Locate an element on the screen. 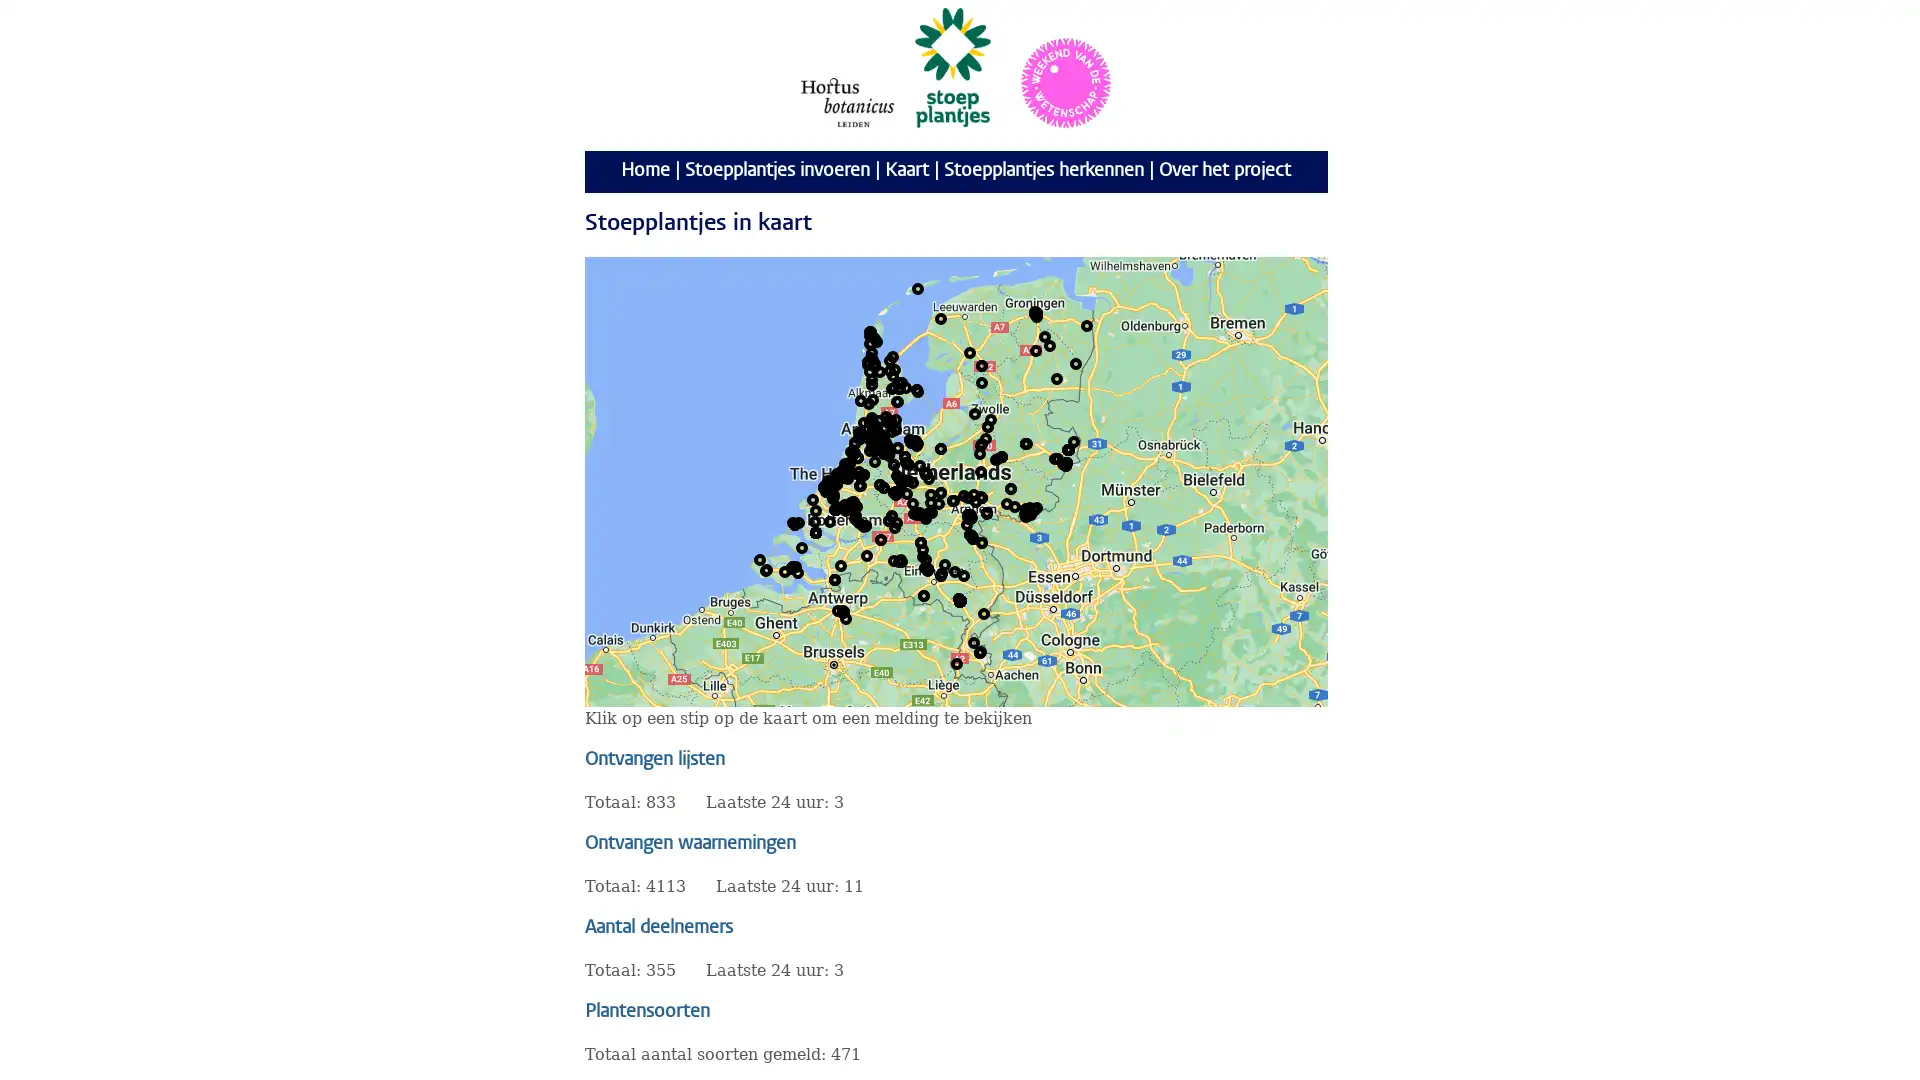 The height and width of the screenshot is (1080, 1920). Telling van op 05 mei 2022 is located at coordinates (1036, 505).